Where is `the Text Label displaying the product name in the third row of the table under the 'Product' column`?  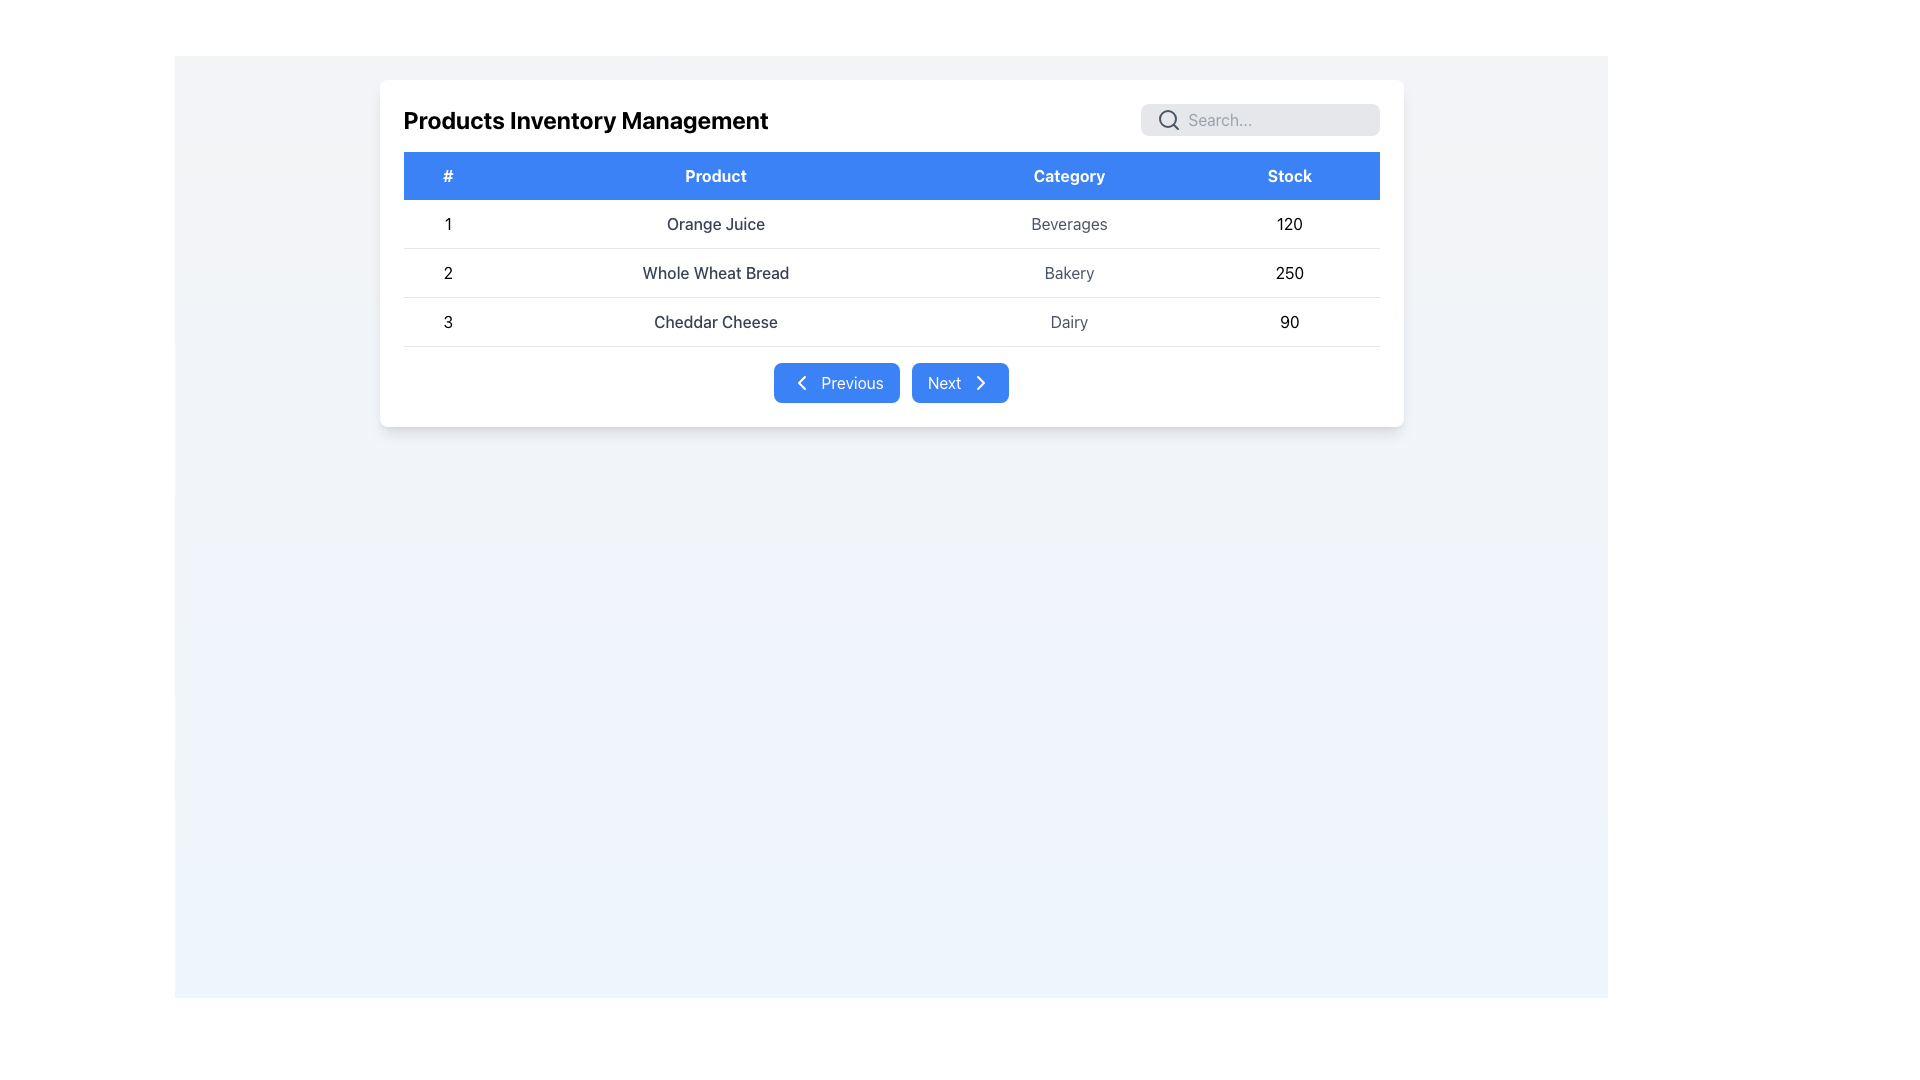 the Text Label displaying the product name in the third row of the table under the 'Product' column is located at coordinates (715, 320).